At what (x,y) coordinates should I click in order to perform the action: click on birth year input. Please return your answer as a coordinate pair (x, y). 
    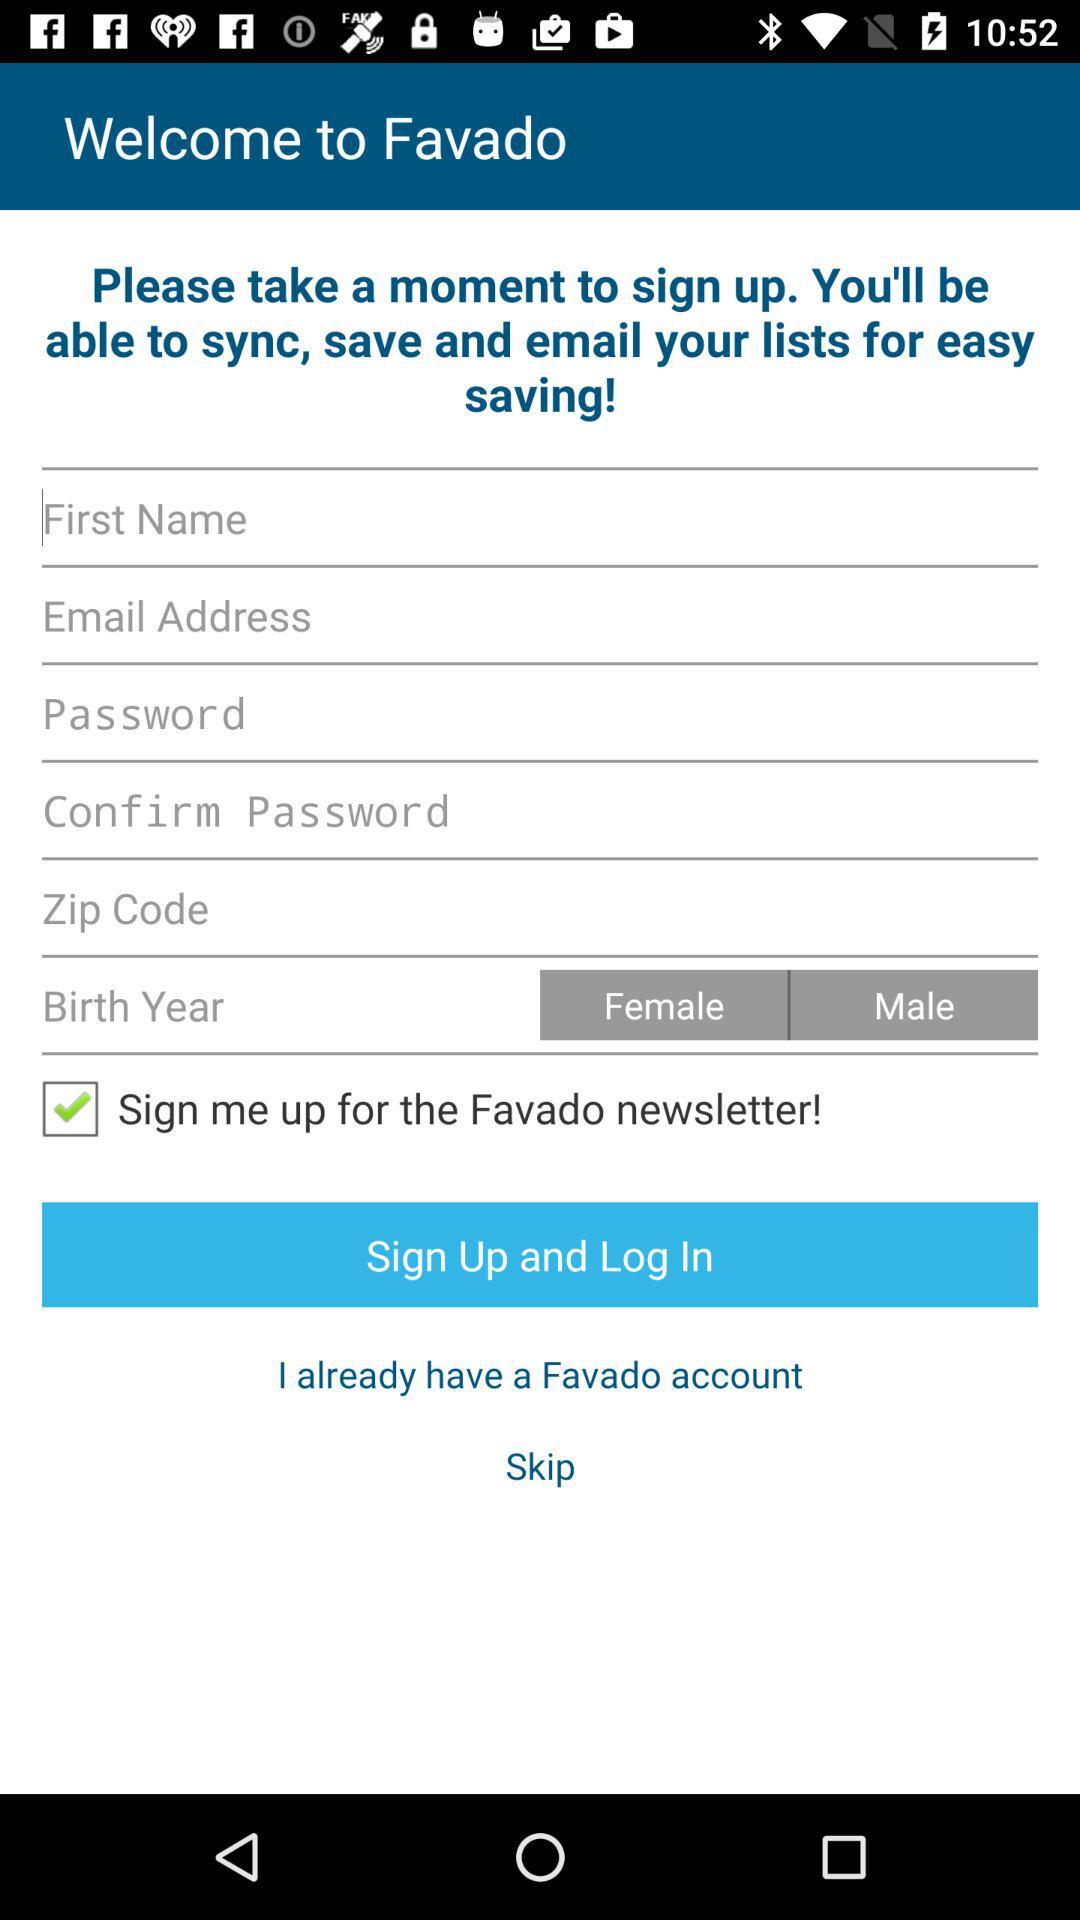
    Looking at the image, I should click on (290, 1004).